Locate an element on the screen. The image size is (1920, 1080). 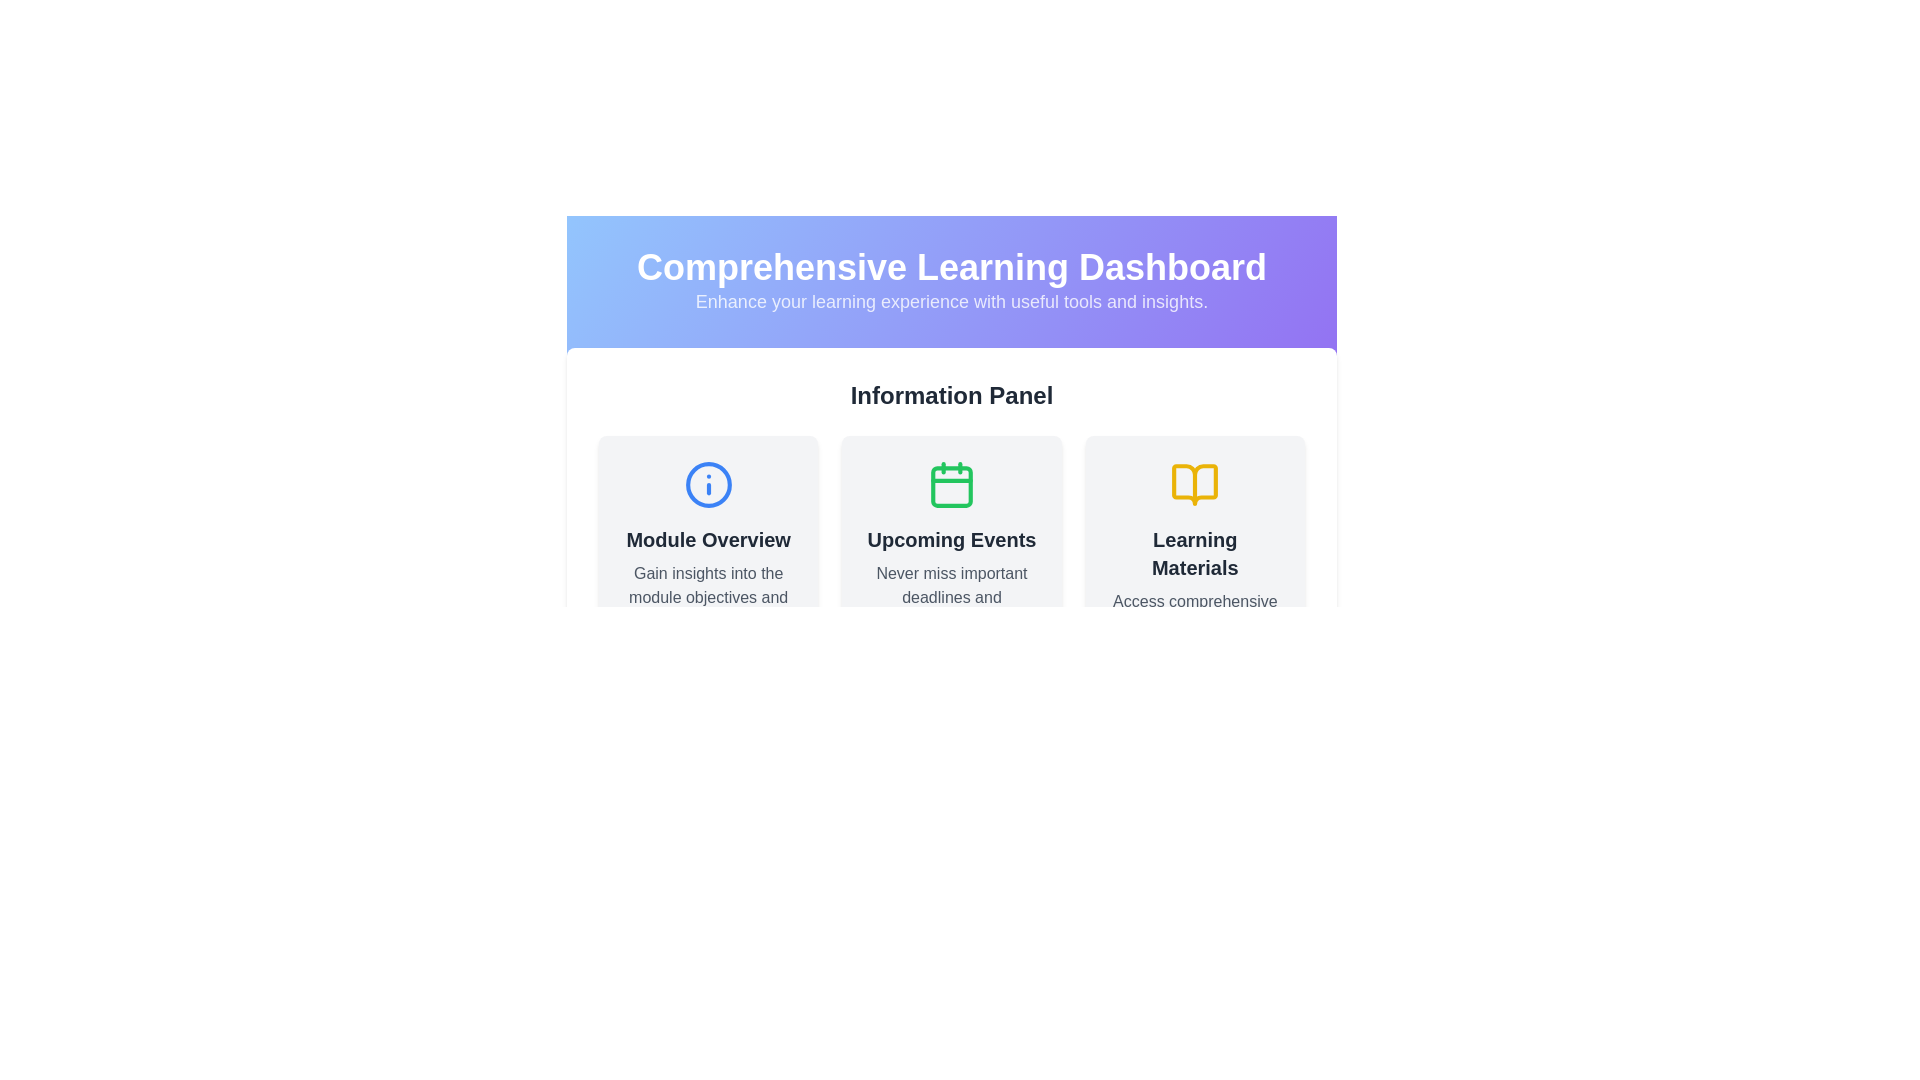
the Informational Card located in the top left corner of the grid layout, below the 'Information Panel' header is located at coordinates (708, 560).